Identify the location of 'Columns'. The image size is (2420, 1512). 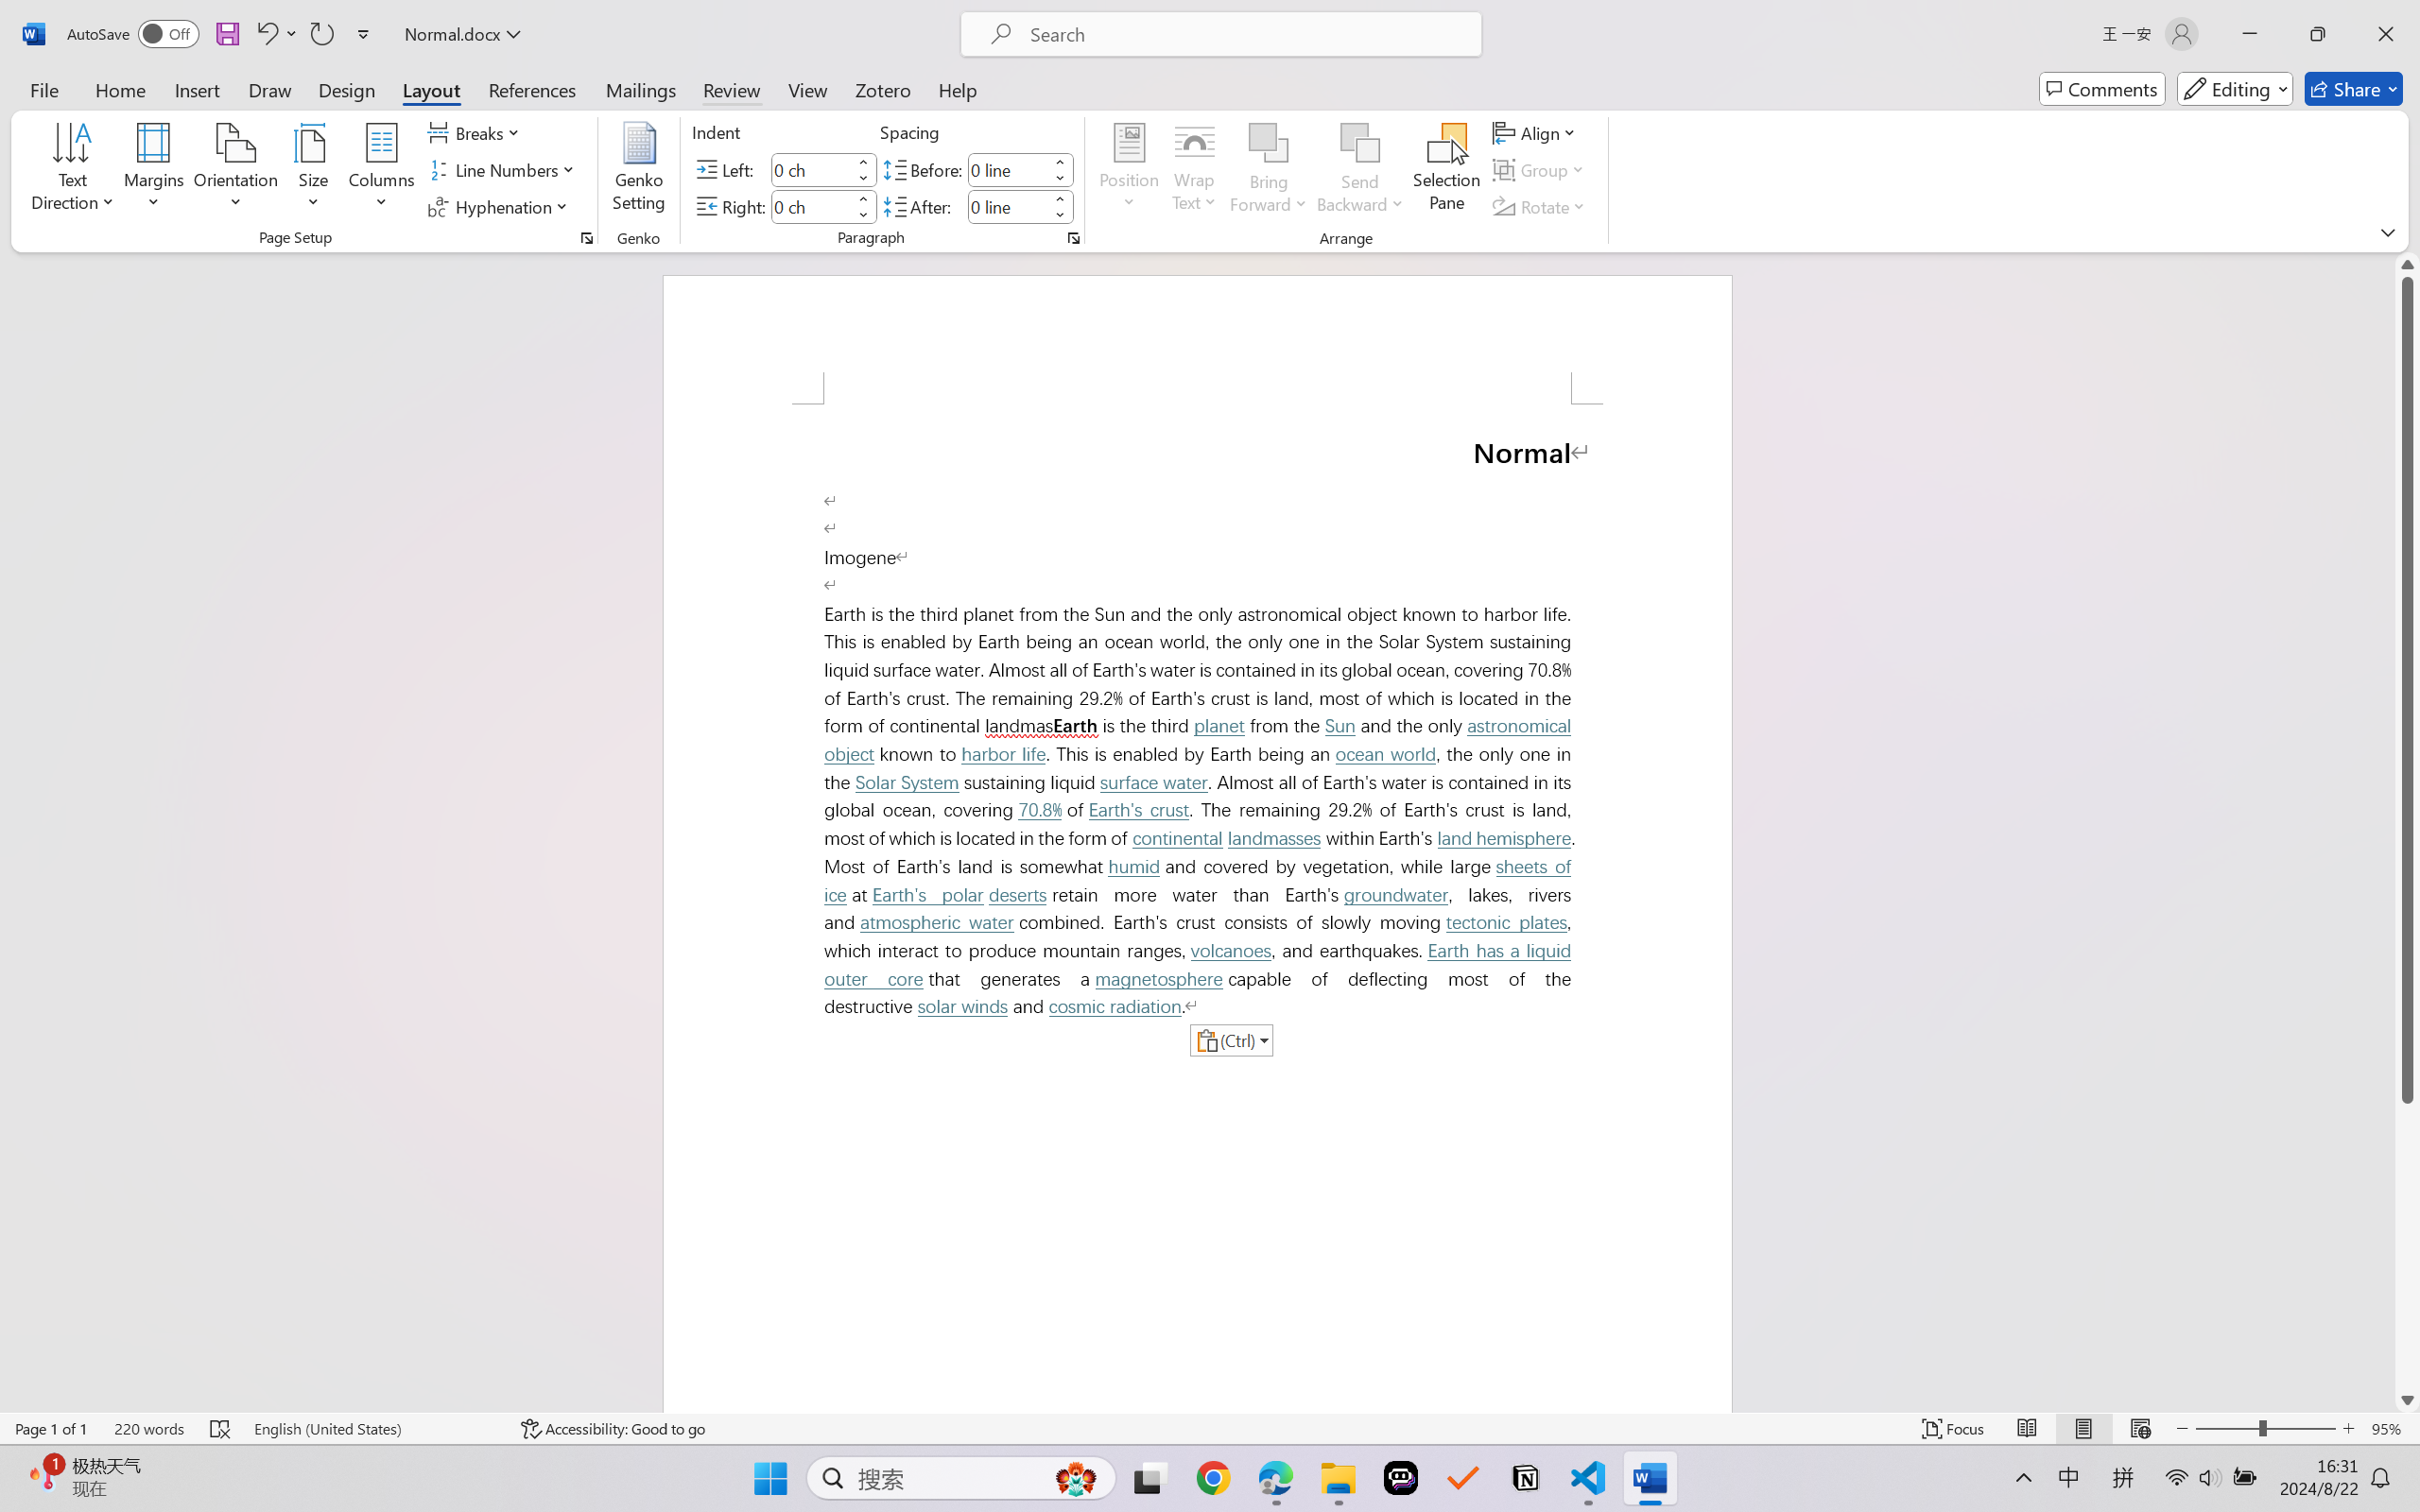
(382, 170).